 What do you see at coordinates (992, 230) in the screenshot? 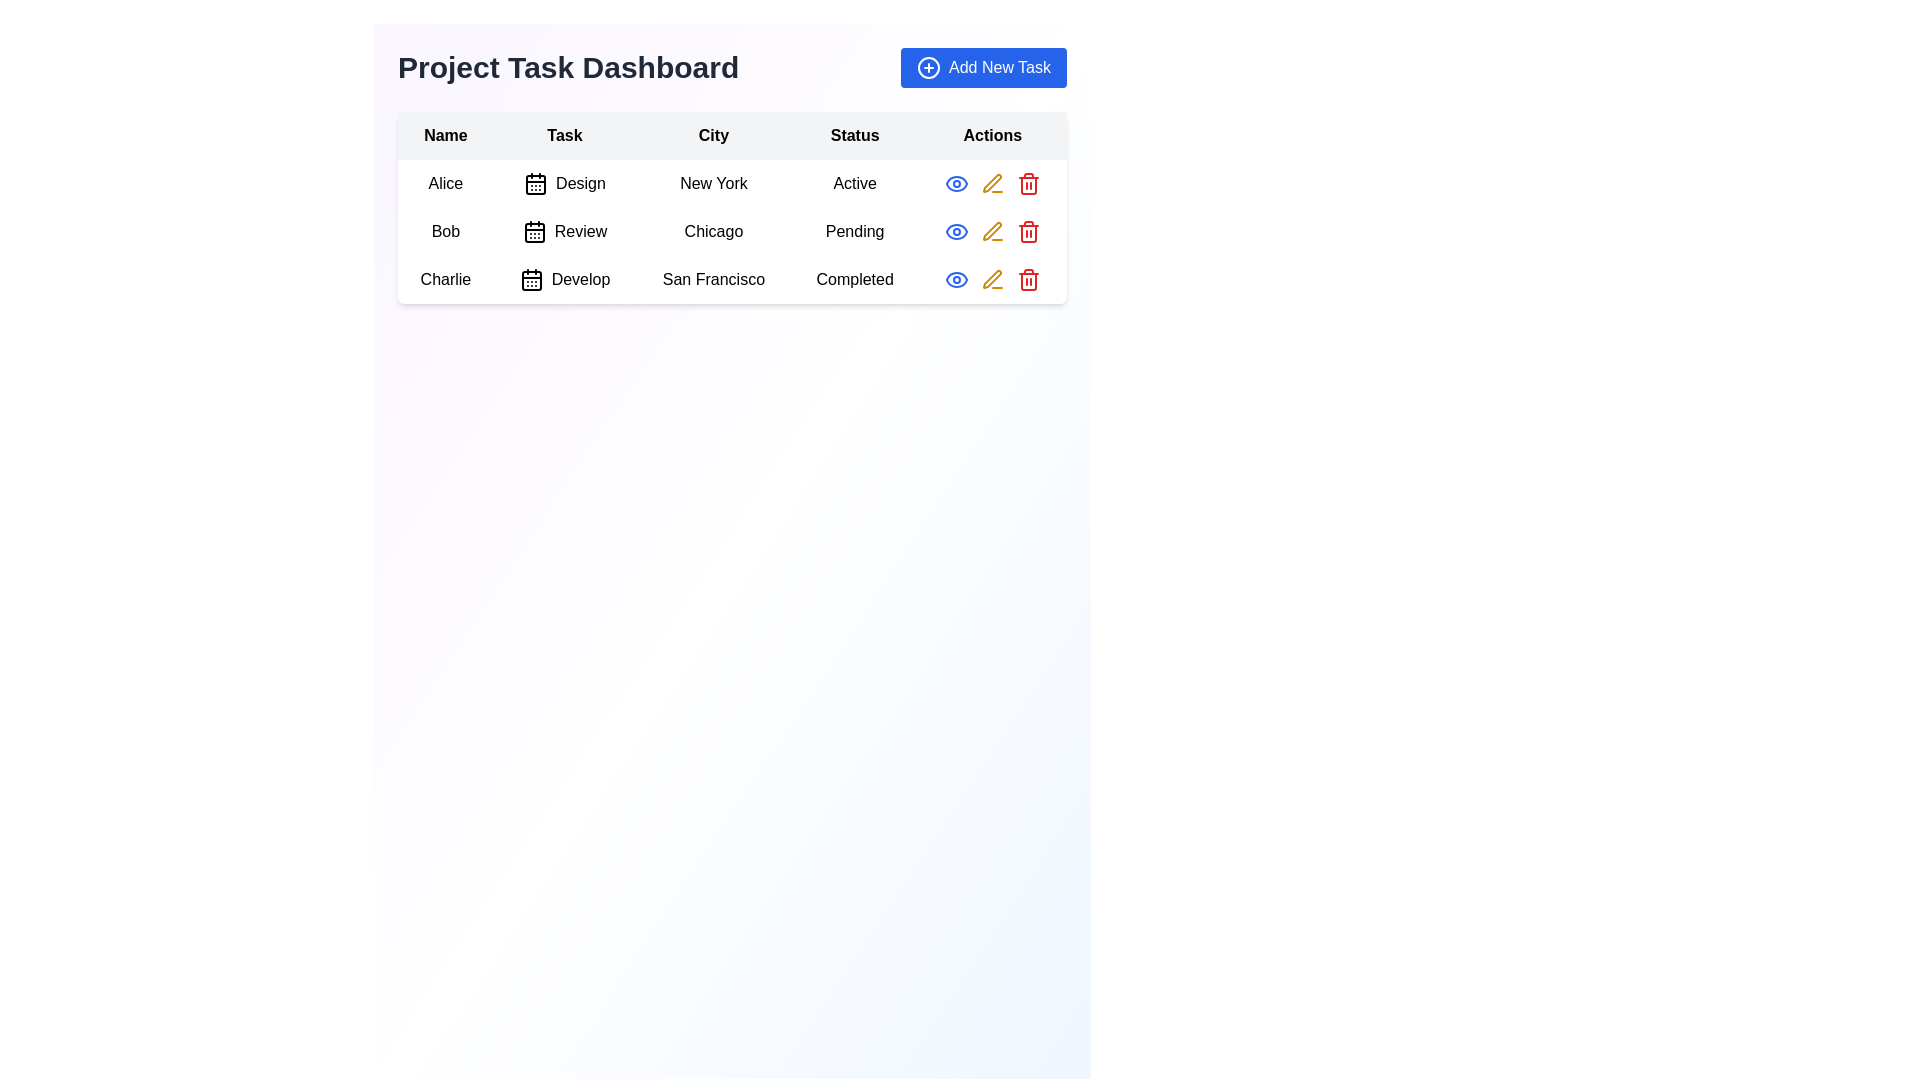
I see `the 'Edit' button represented by a pen icon in the second row of the table under the 'Actions' column, which is positioned between a blue eye icon and a red trash bin icon` at bounding box center [992, 230].